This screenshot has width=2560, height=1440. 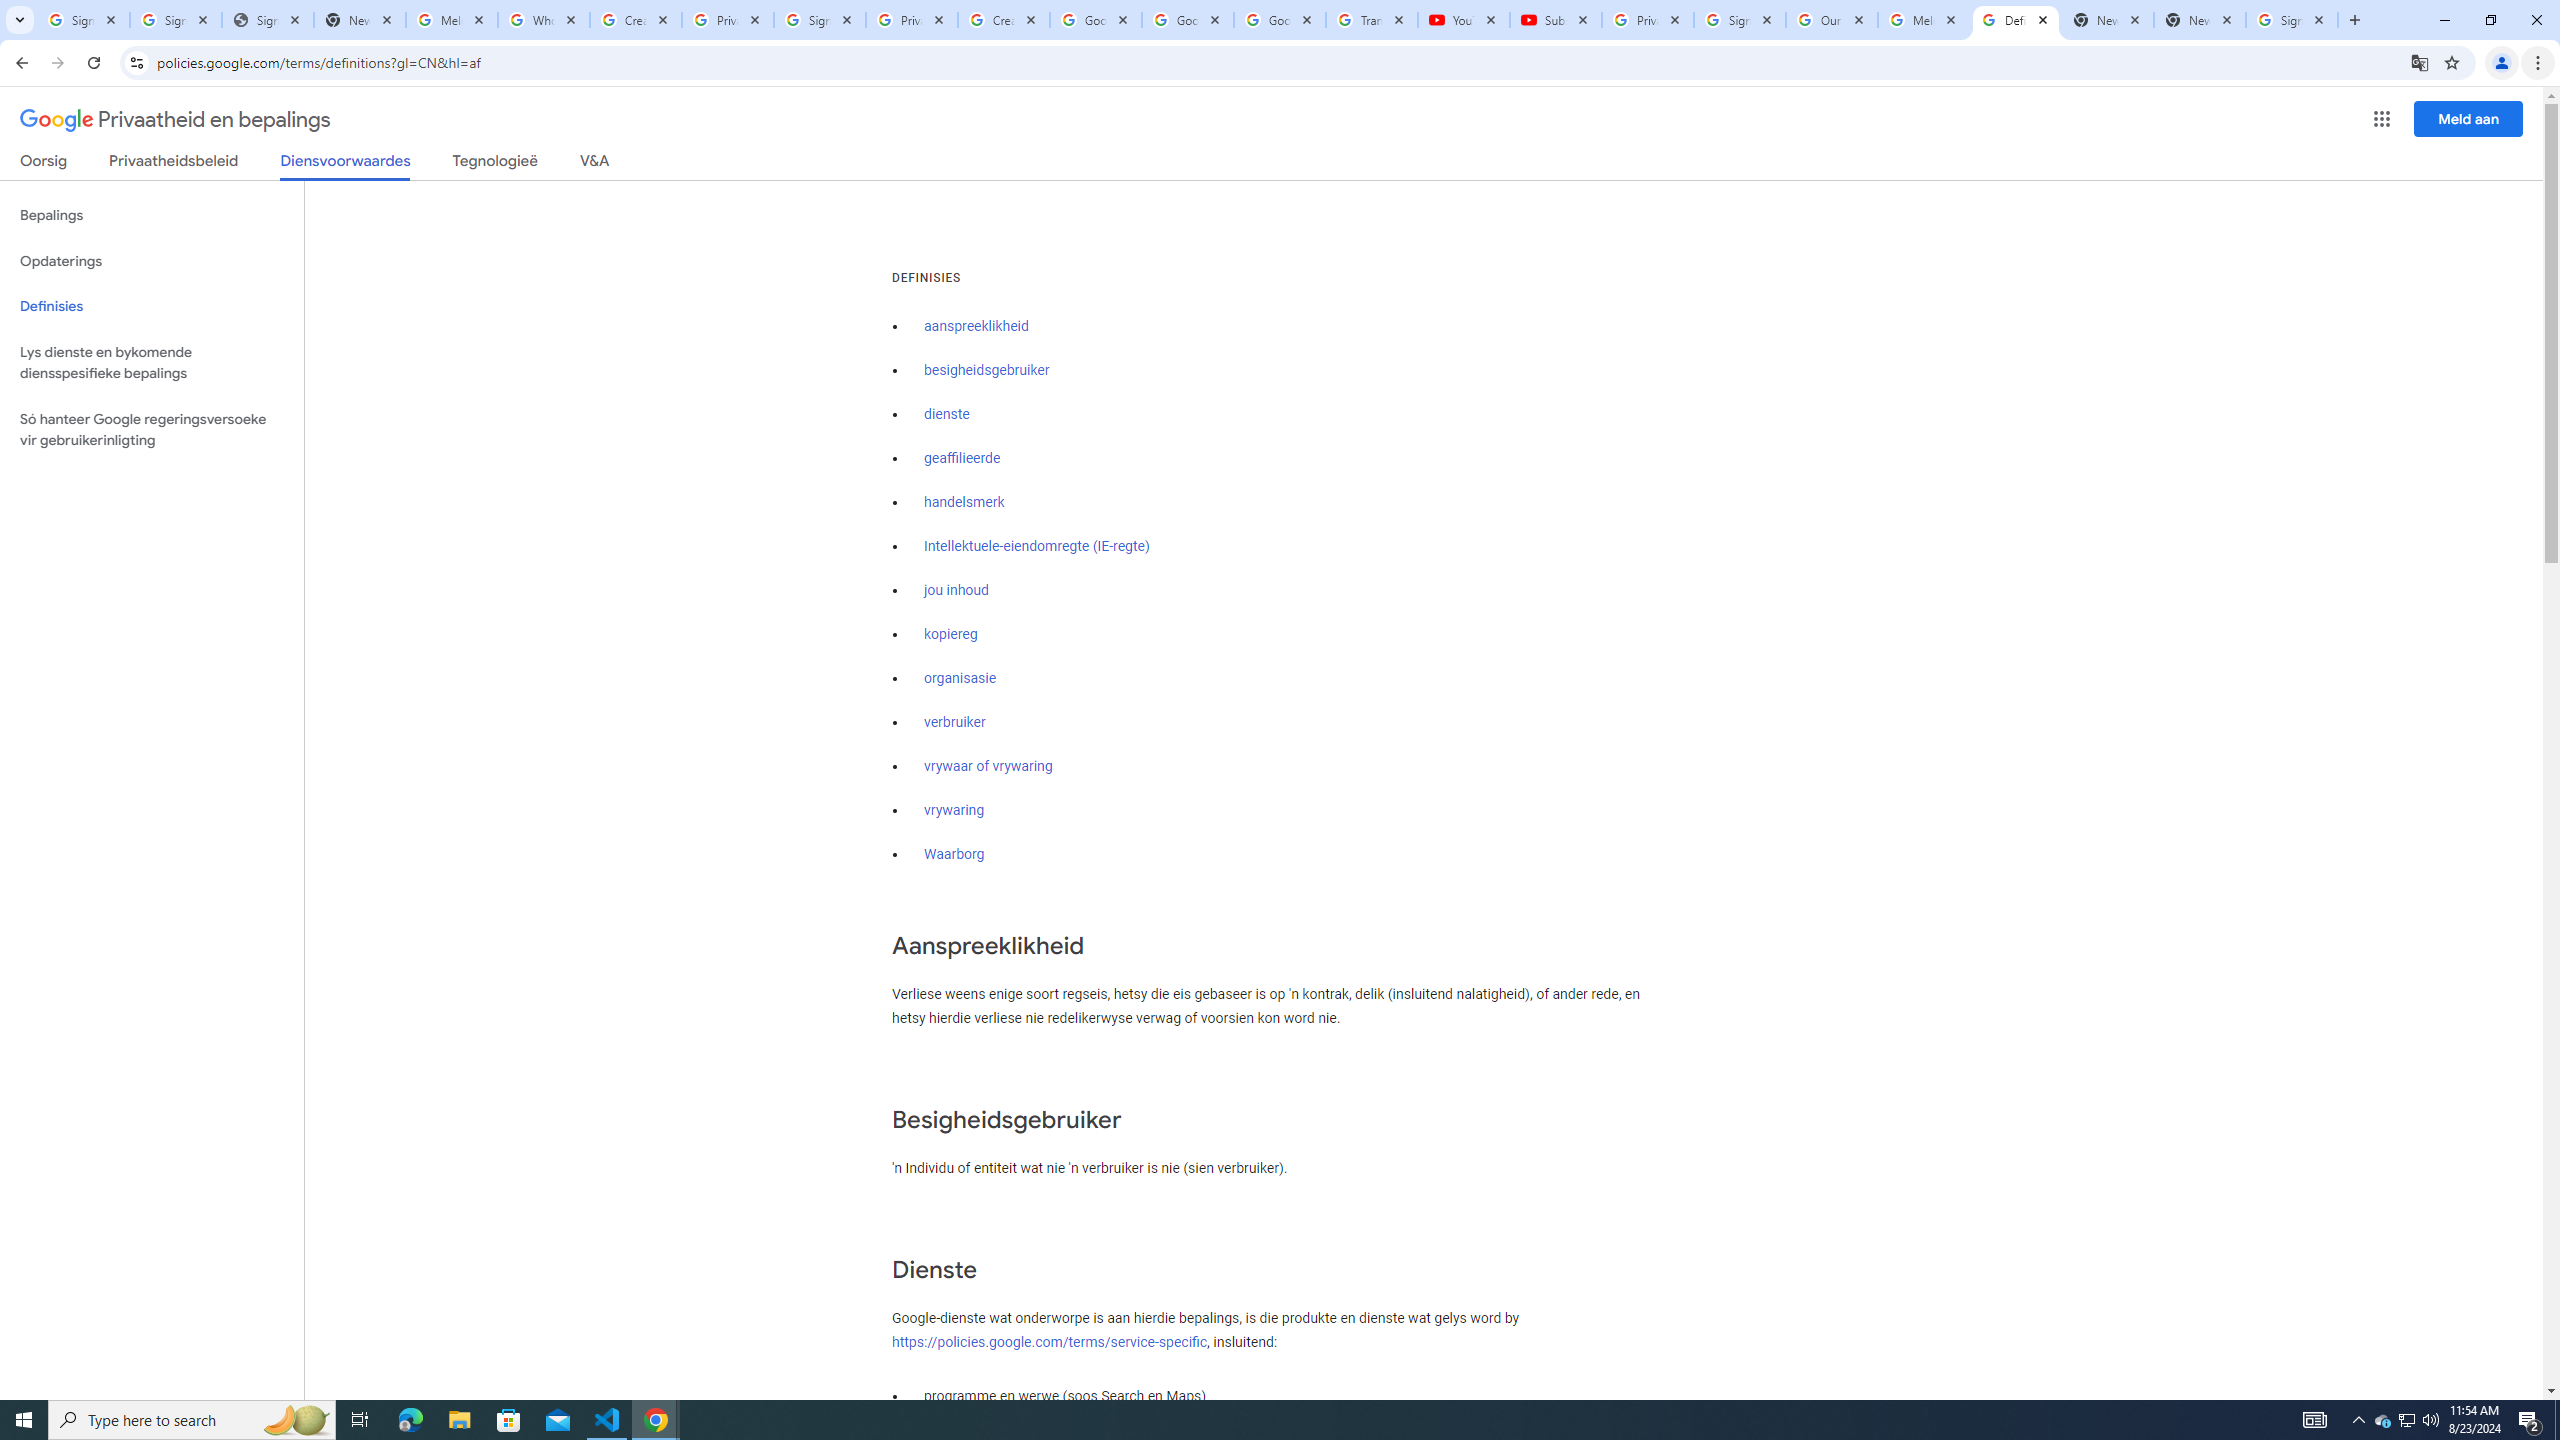 I want to click on 'Meld aan', so click(x=2469, y=118).